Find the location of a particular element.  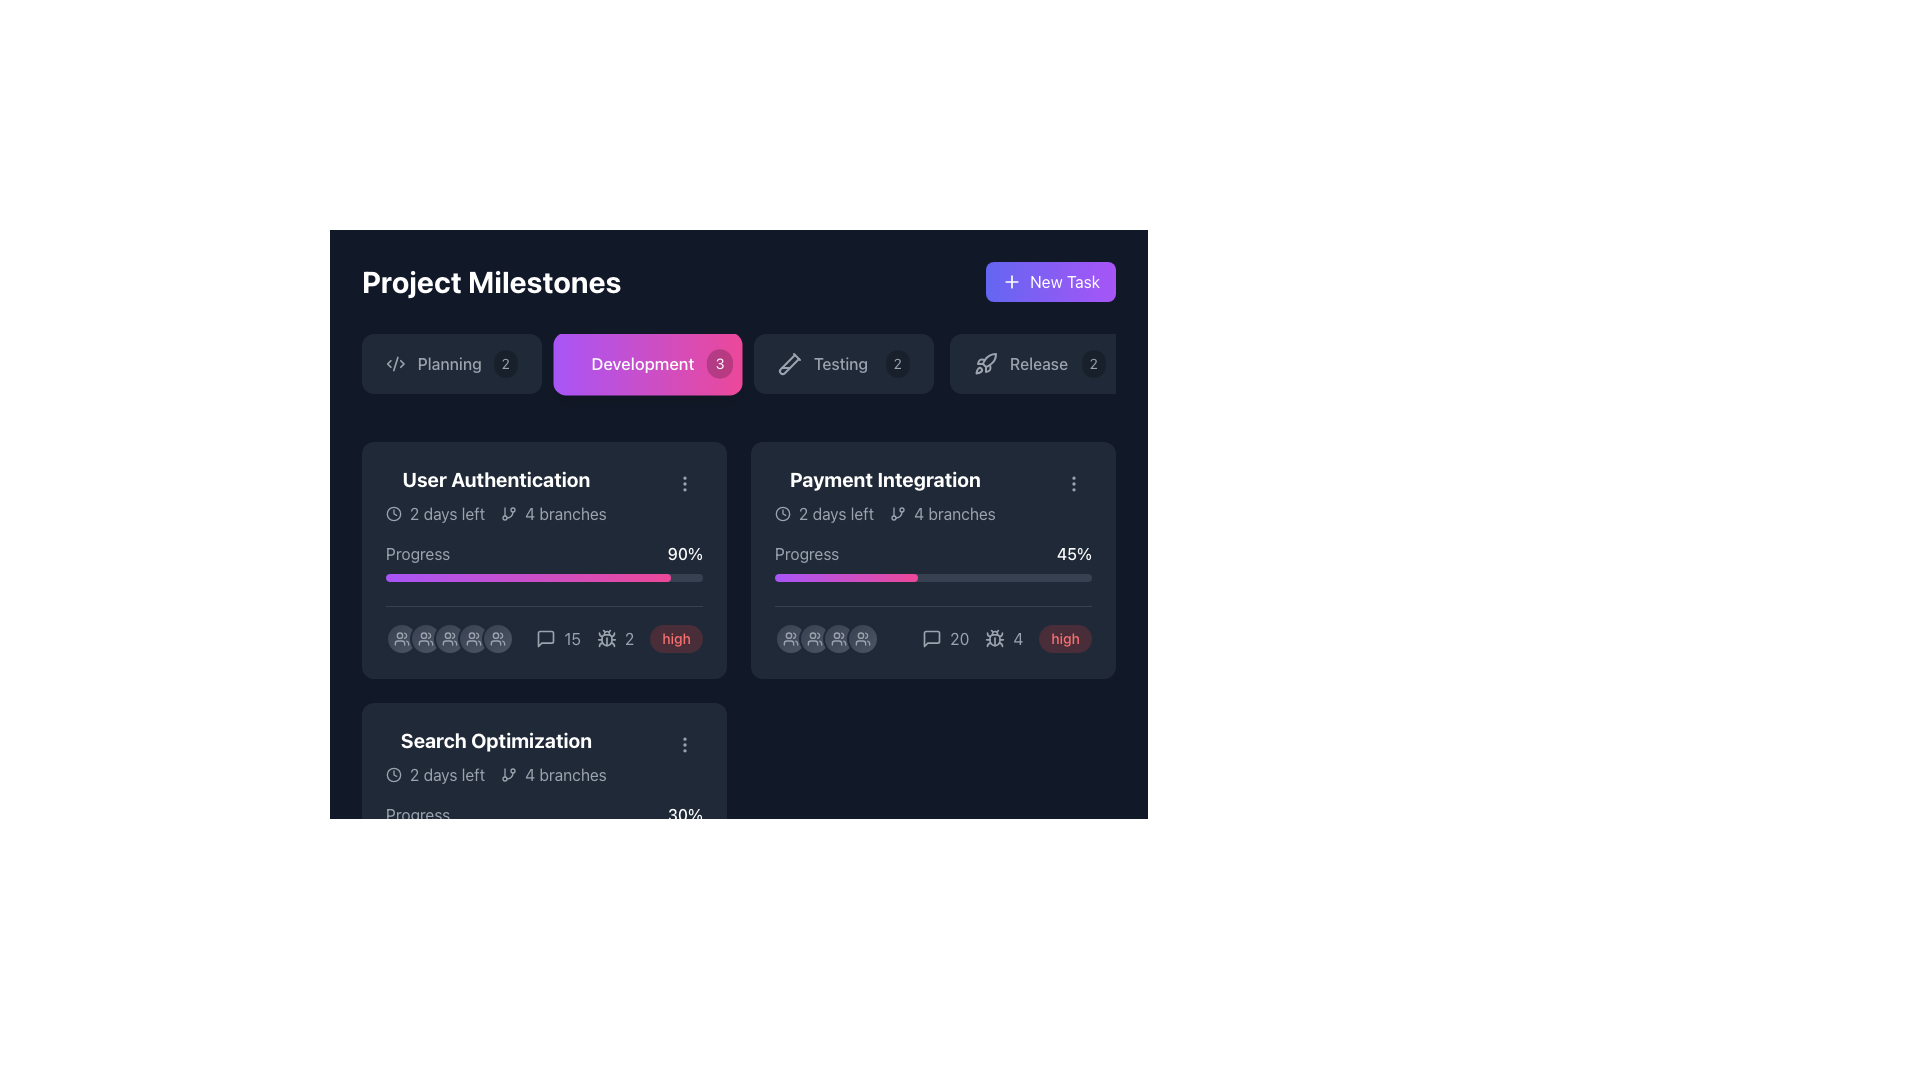

the priority level badge located in the bottom row of the project progress panel, to the right of the interaction counts is located at coordinates (676, 639).